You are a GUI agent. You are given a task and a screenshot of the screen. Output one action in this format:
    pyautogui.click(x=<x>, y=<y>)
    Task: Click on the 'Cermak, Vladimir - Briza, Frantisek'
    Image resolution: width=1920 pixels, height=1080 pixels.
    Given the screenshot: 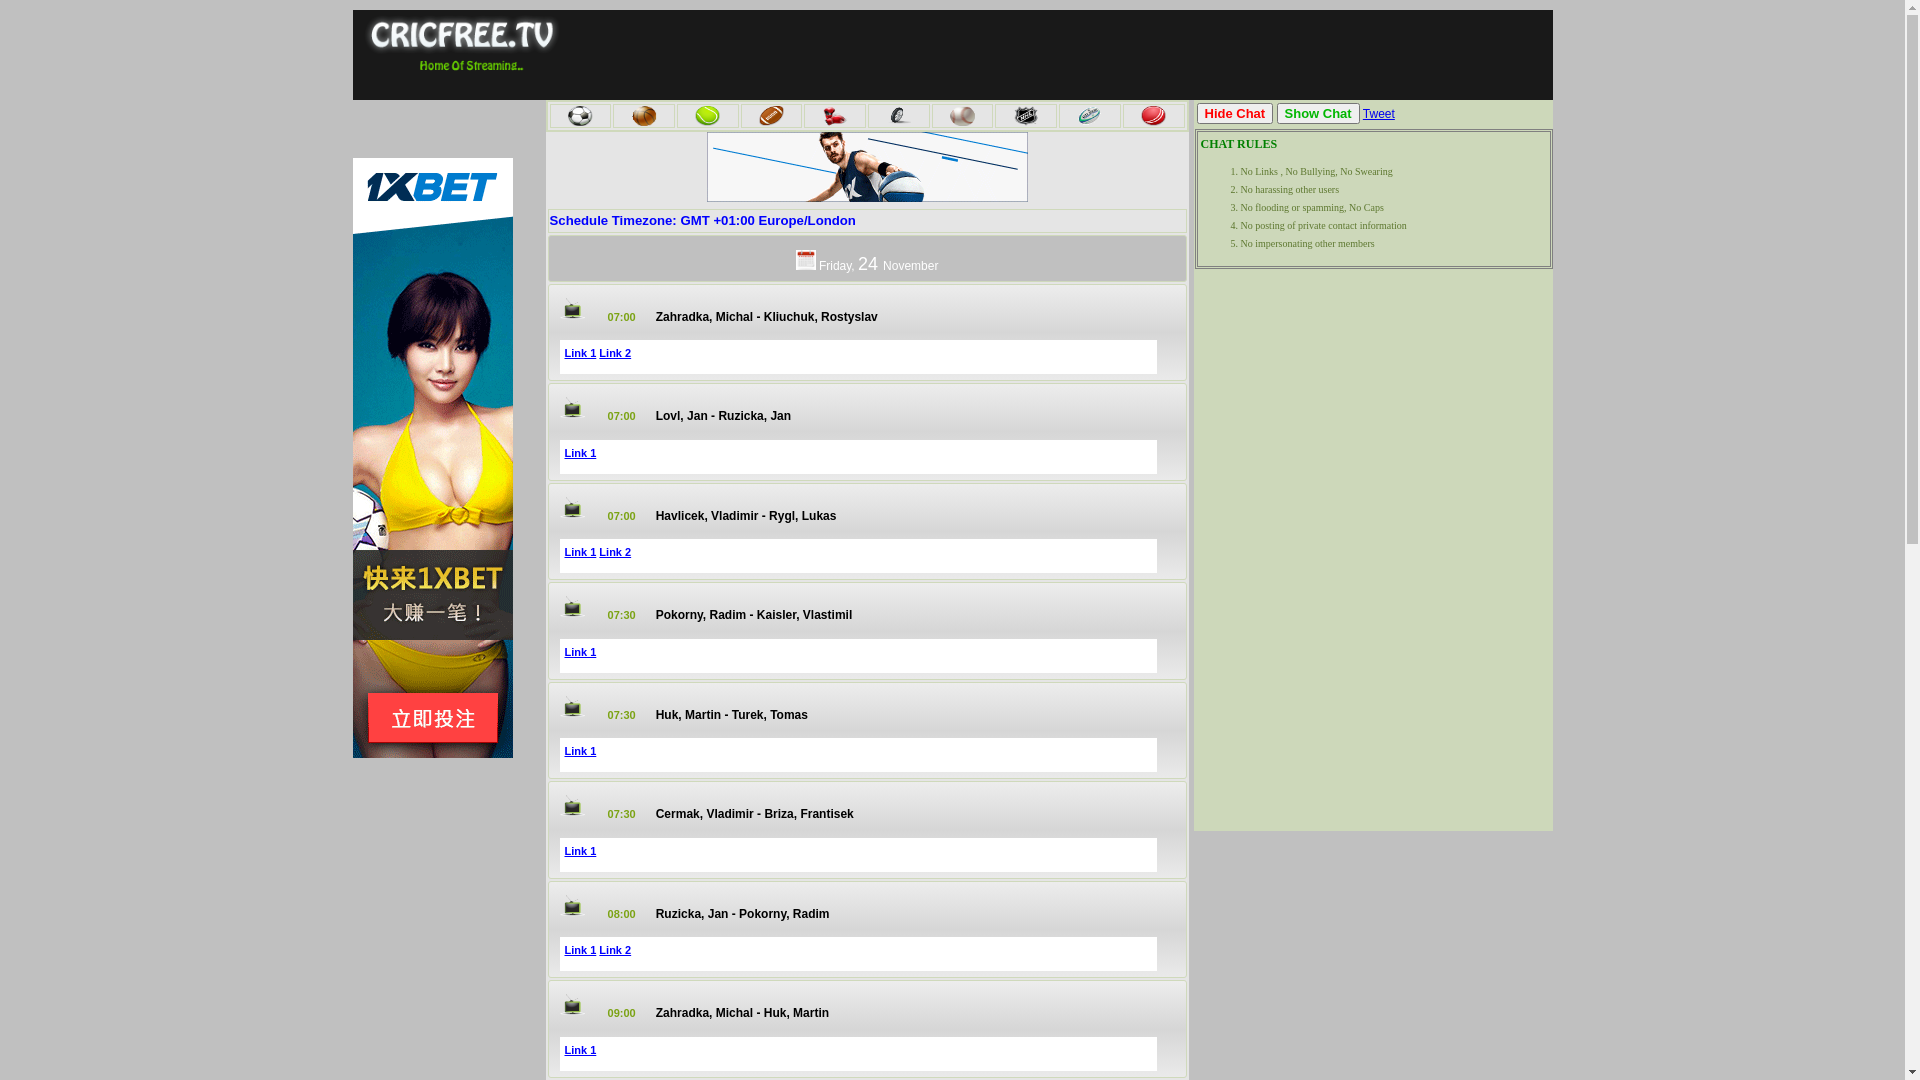 What is the action you would take?
    pyautogui.click(x=753, y=813)
    